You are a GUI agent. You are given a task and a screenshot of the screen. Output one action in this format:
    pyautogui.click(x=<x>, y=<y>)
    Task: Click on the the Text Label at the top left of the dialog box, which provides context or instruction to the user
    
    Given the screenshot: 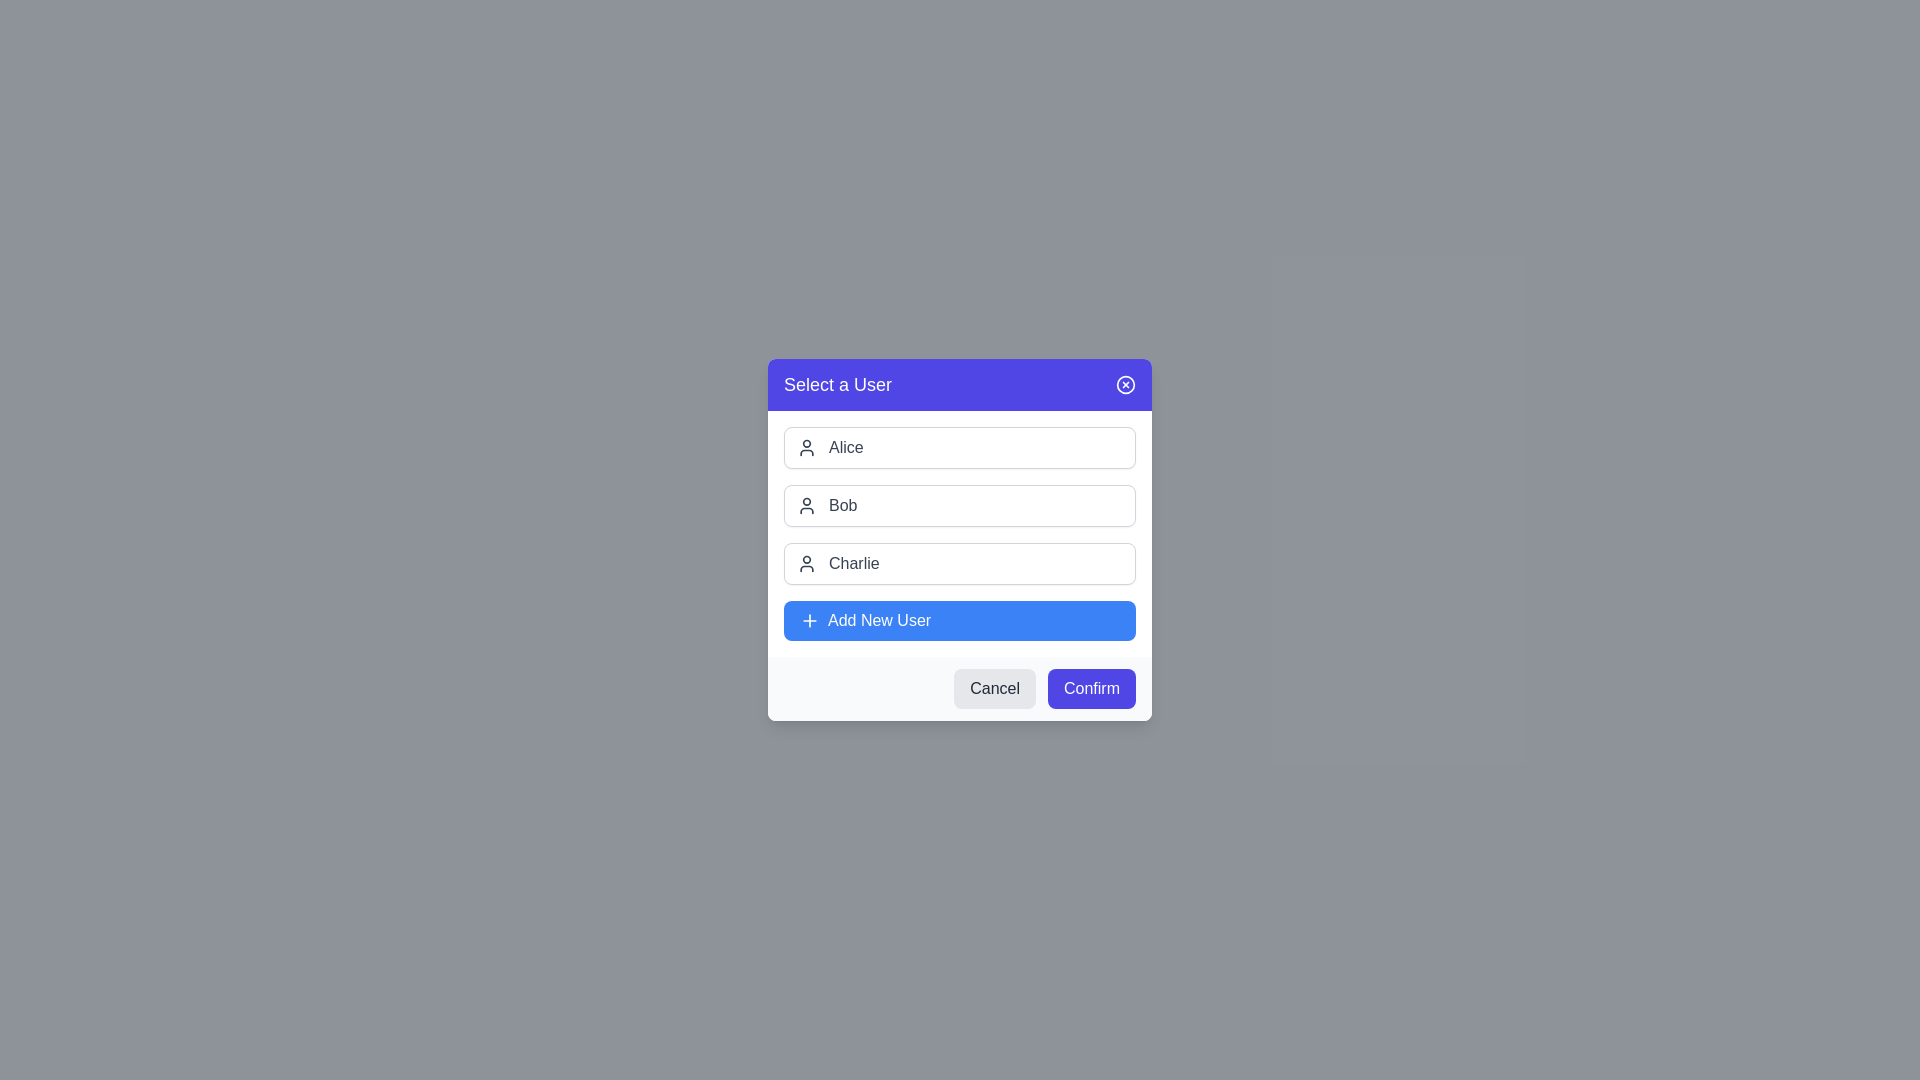 What is the action you would take?
    pyautogui.click(x=838, y=385)
    